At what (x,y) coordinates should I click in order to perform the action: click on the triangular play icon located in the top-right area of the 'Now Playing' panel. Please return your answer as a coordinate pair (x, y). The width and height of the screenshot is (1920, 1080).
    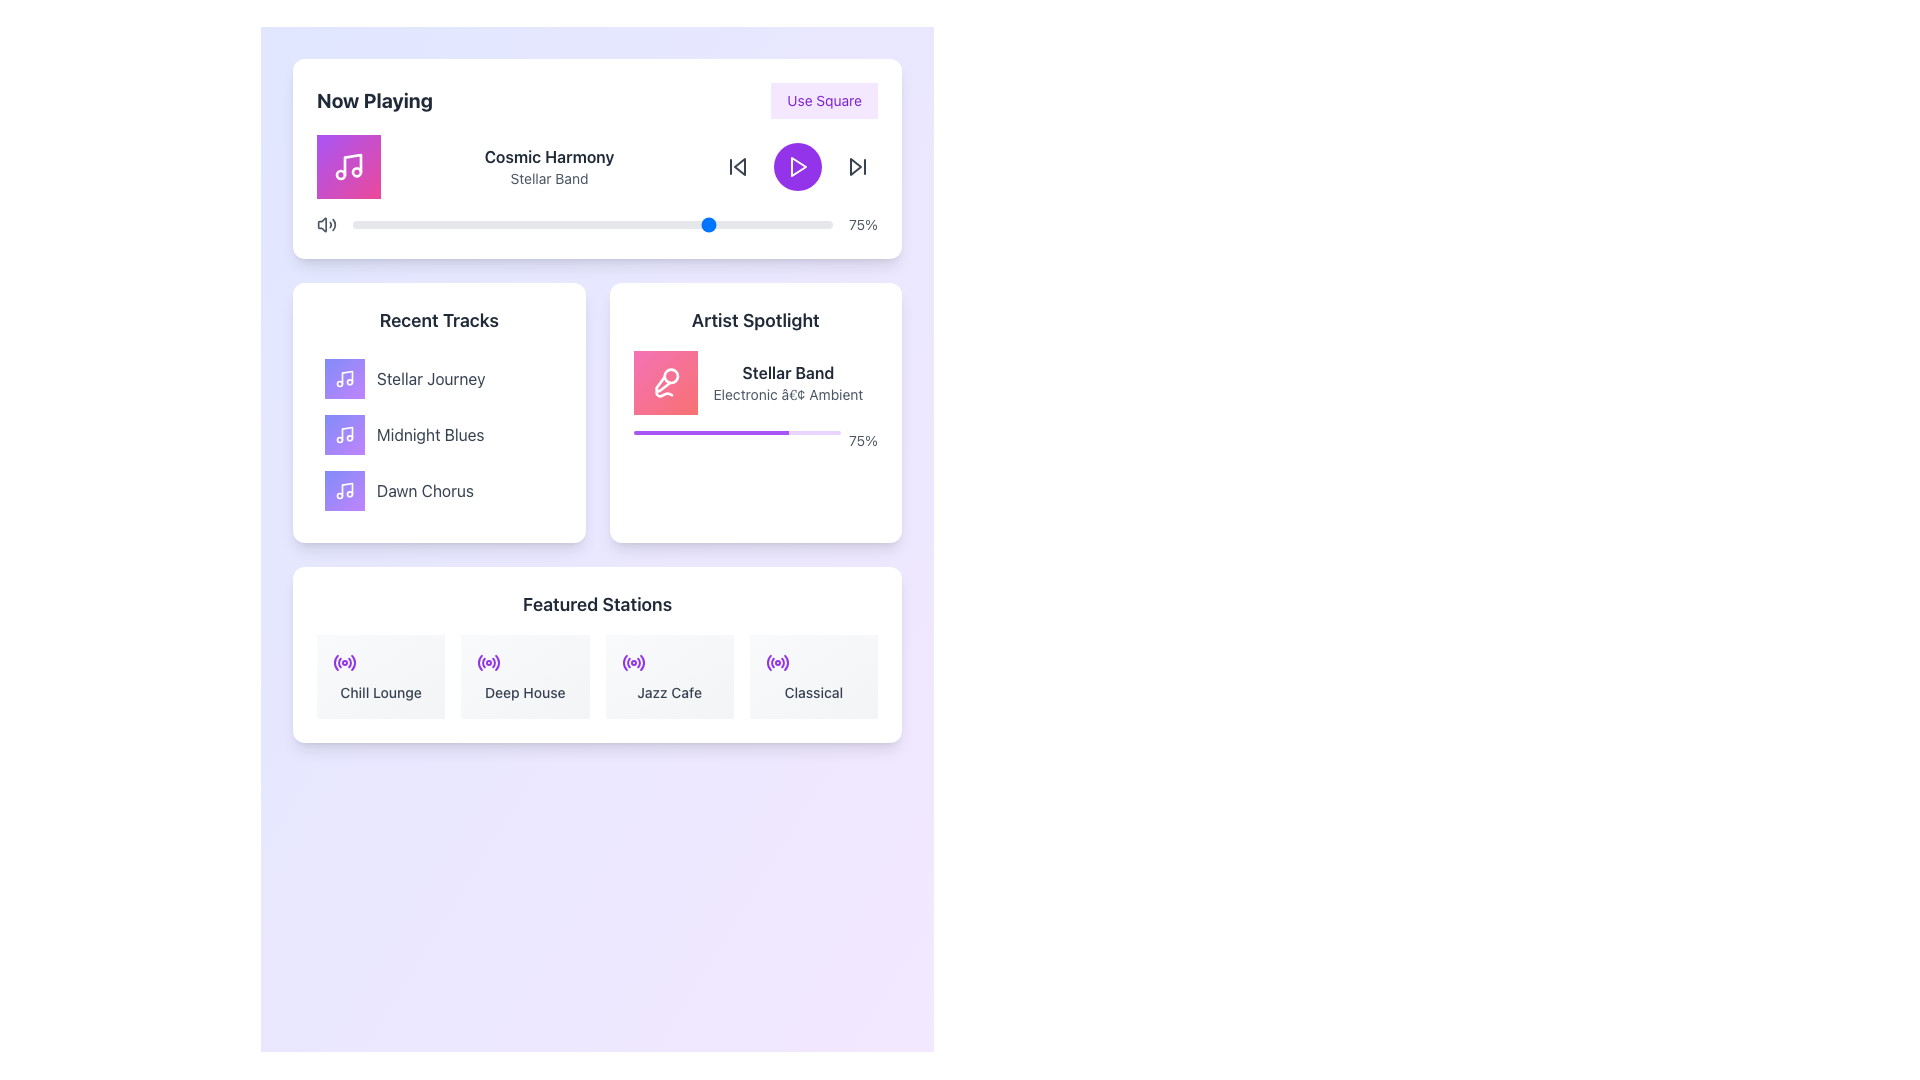
    Looking at the image, I should click on (855, 165).